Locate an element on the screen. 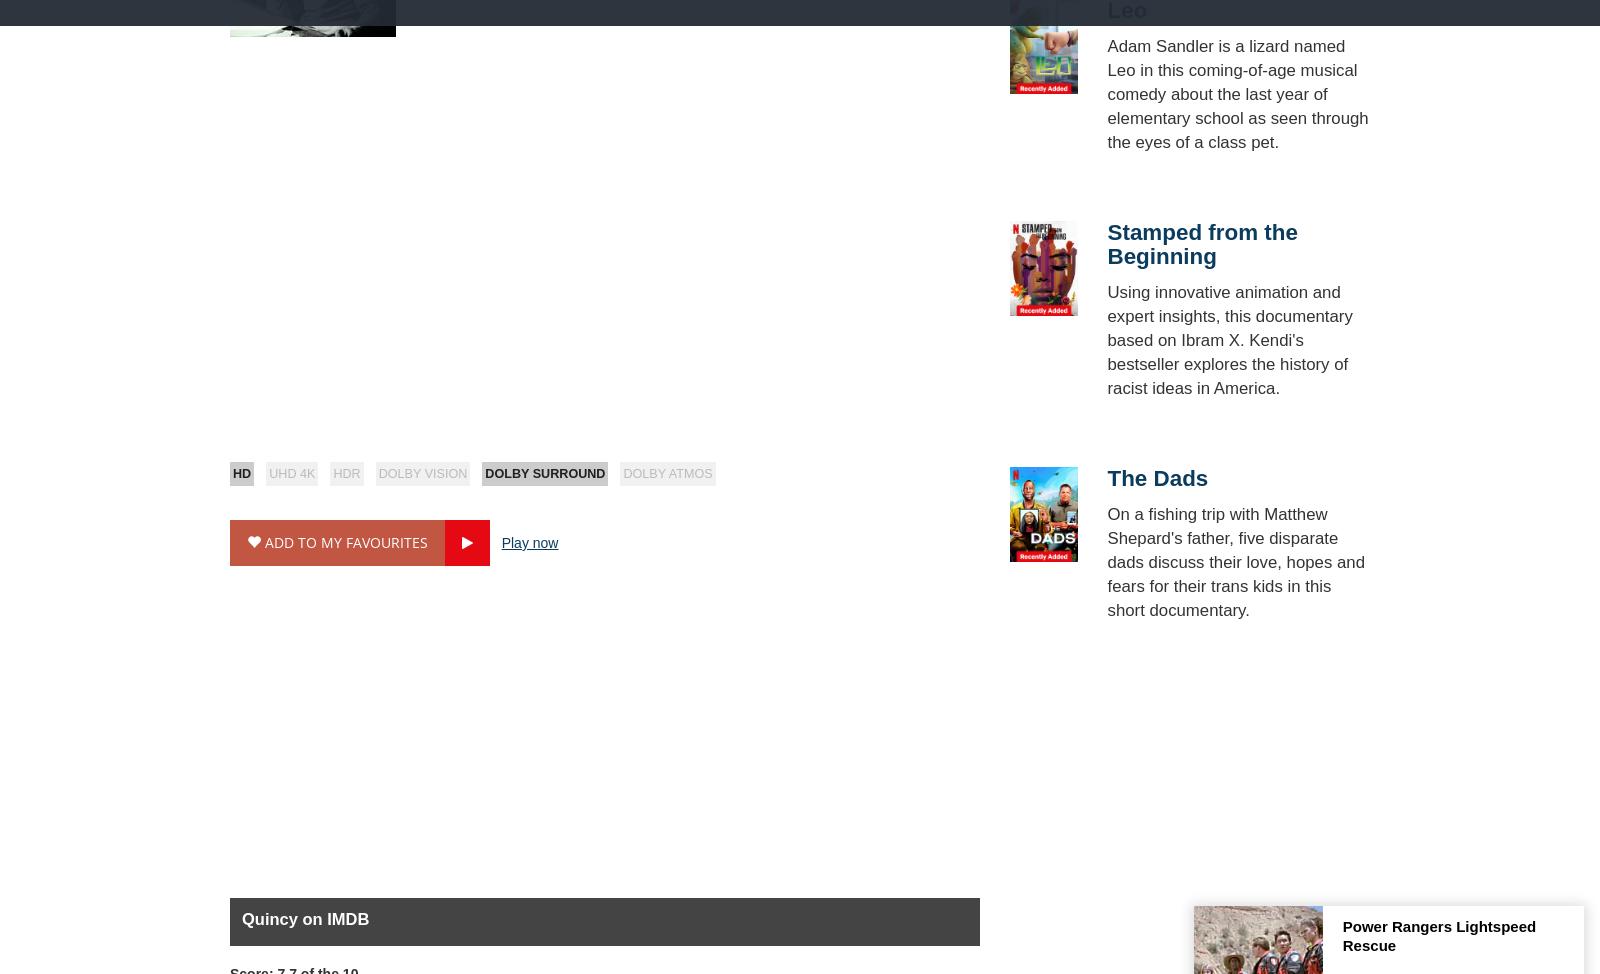 The image size is (1600, 974). 'Stamped from the Beginning' is located at coordinates (1200, 243).